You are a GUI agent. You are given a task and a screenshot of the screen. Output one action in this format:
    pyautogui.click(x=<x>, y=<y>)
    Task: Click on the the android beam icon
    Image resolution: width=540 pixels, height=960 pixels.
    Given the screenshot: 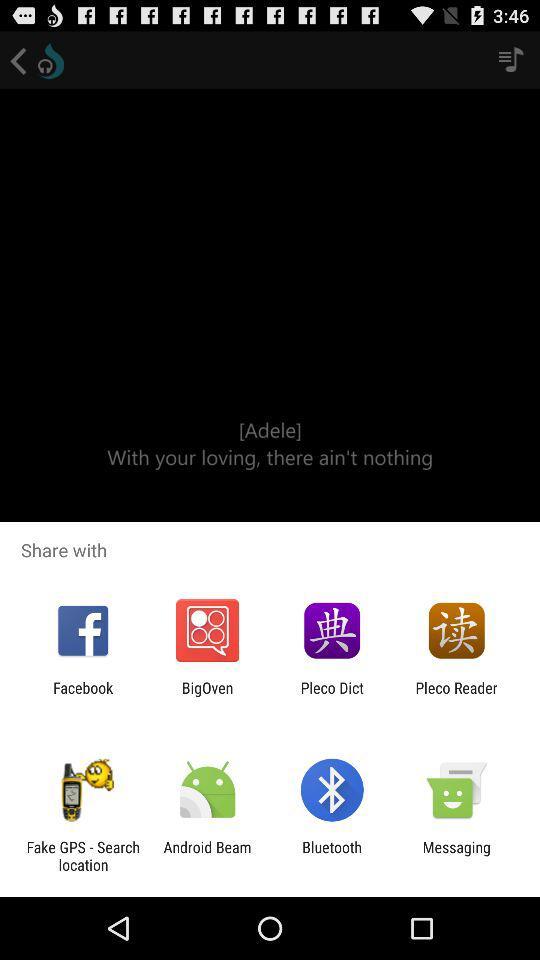 What is the action you would take?
    pyautogui.click(x=206, y=855)
    